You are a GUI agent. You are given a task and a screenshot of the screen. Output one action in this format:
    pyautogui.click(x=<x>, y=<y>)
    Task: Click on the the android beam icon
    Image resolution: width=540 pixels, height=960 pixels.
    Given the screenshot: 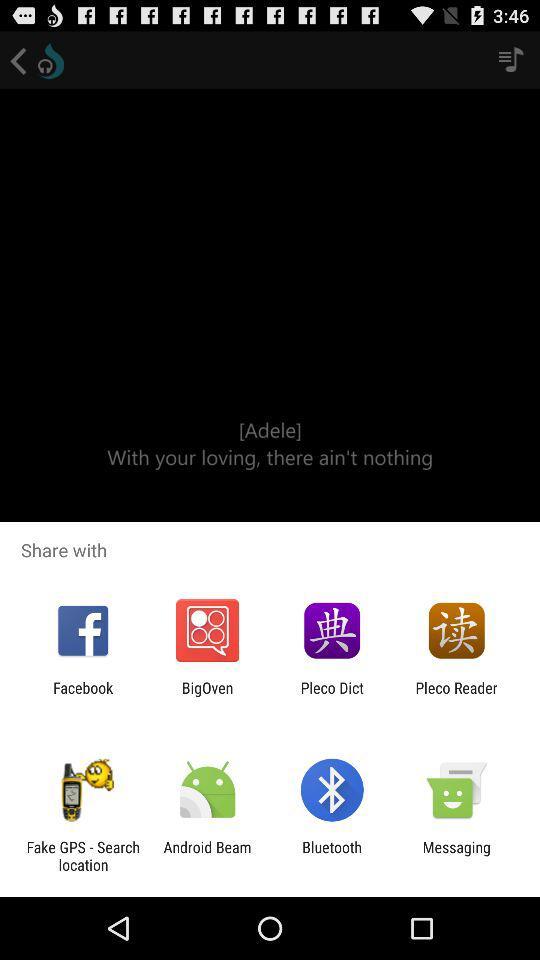 What is the action you would take?
    pyautogui.click(x=206, y=855)
    